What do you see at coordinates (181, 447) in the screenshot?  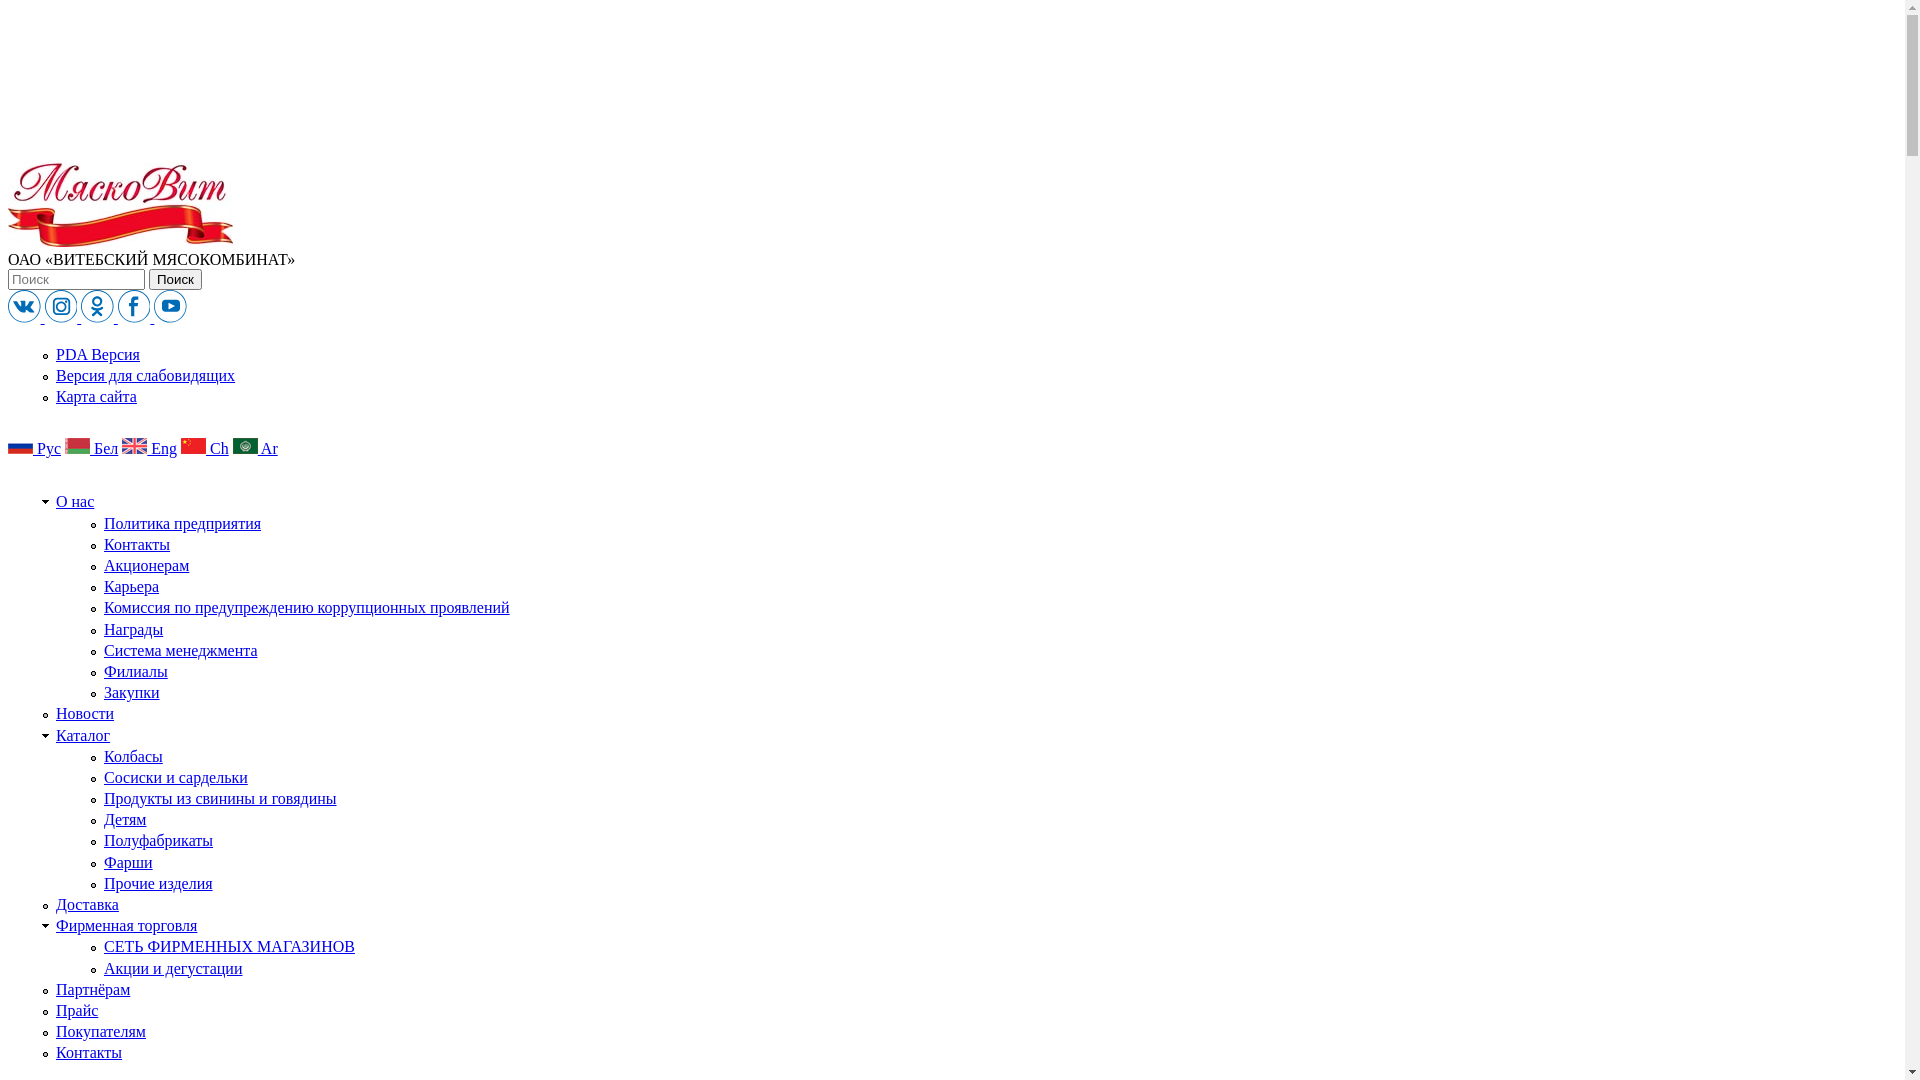 I see `' Ch'` at bounding box center [181, 447].